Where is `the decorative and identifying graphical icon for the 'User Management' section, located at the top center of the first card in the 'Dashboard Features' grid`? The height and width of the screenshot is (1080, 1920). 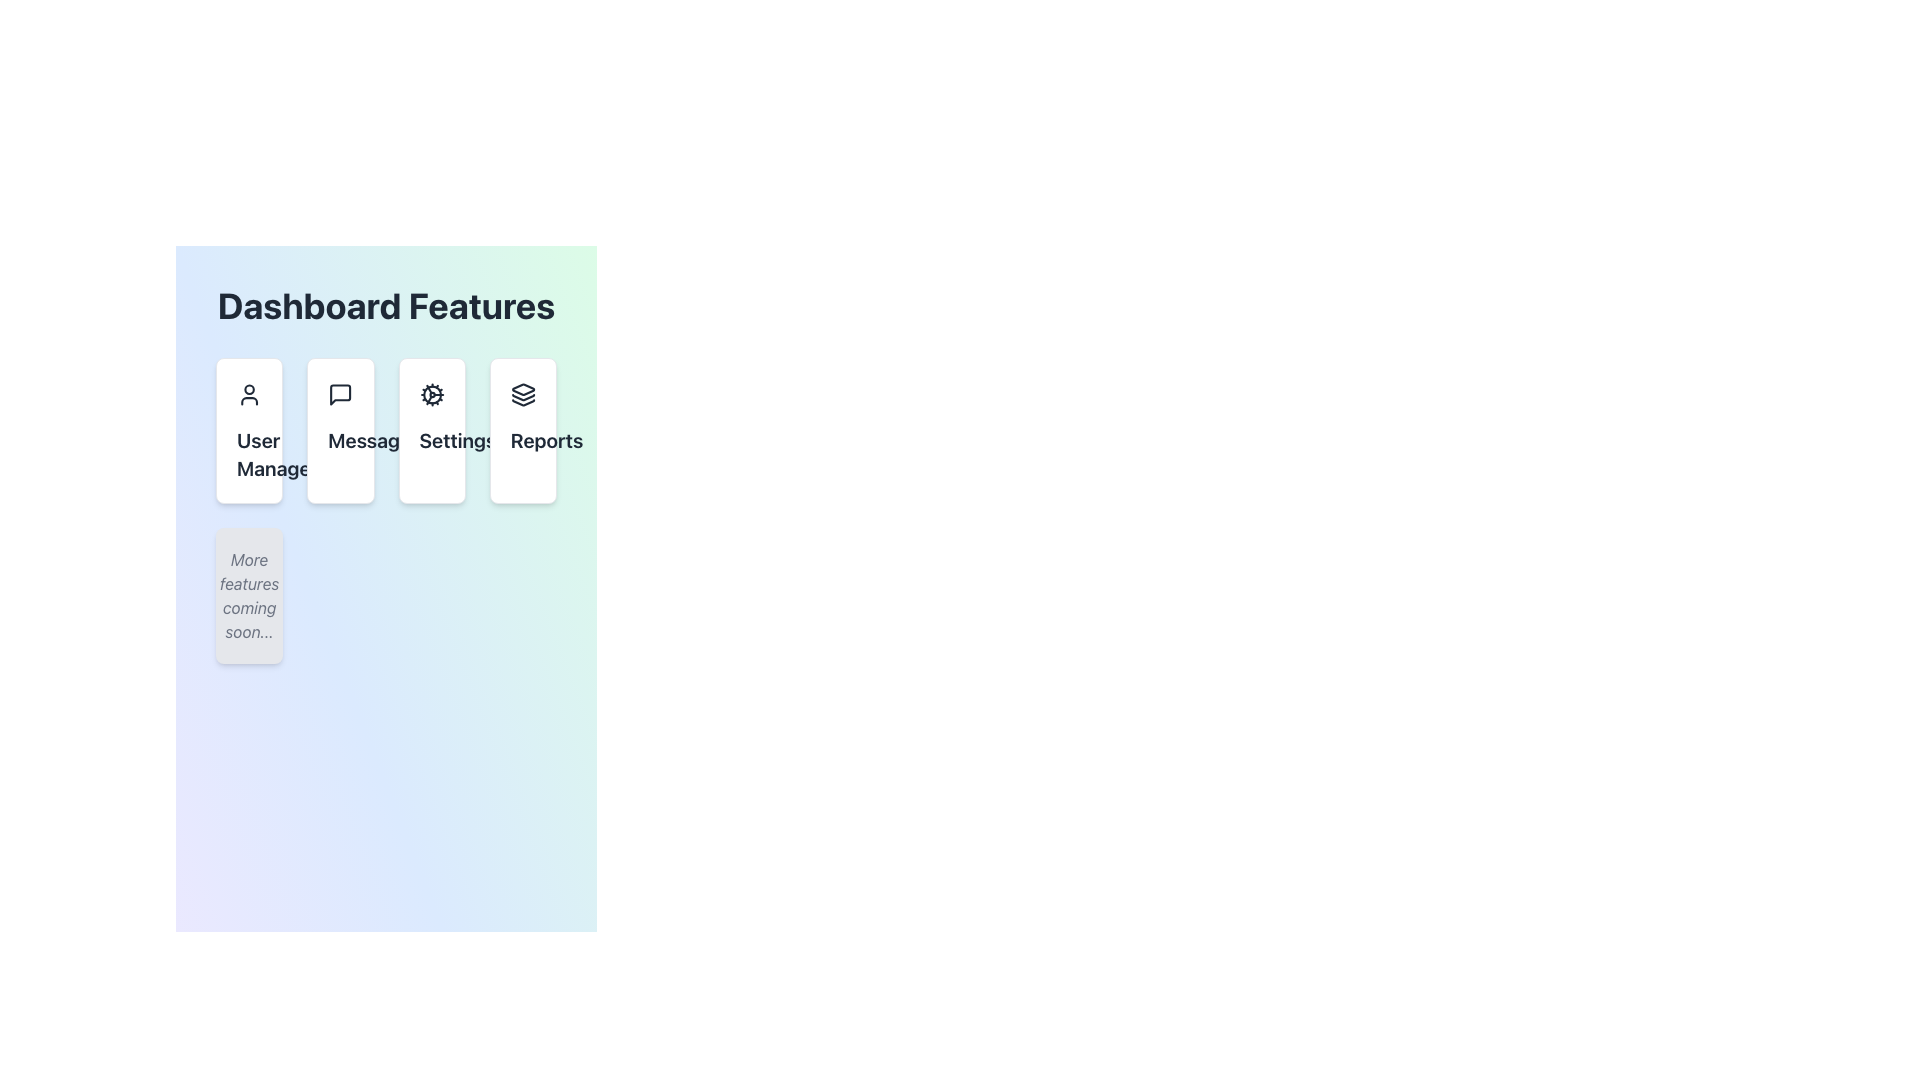
the decorative and identifying graphical icon for the 'User Management' section, located at the top center of the first card in the 'Dashboard Features' grid is located at coordinates (248, 394).